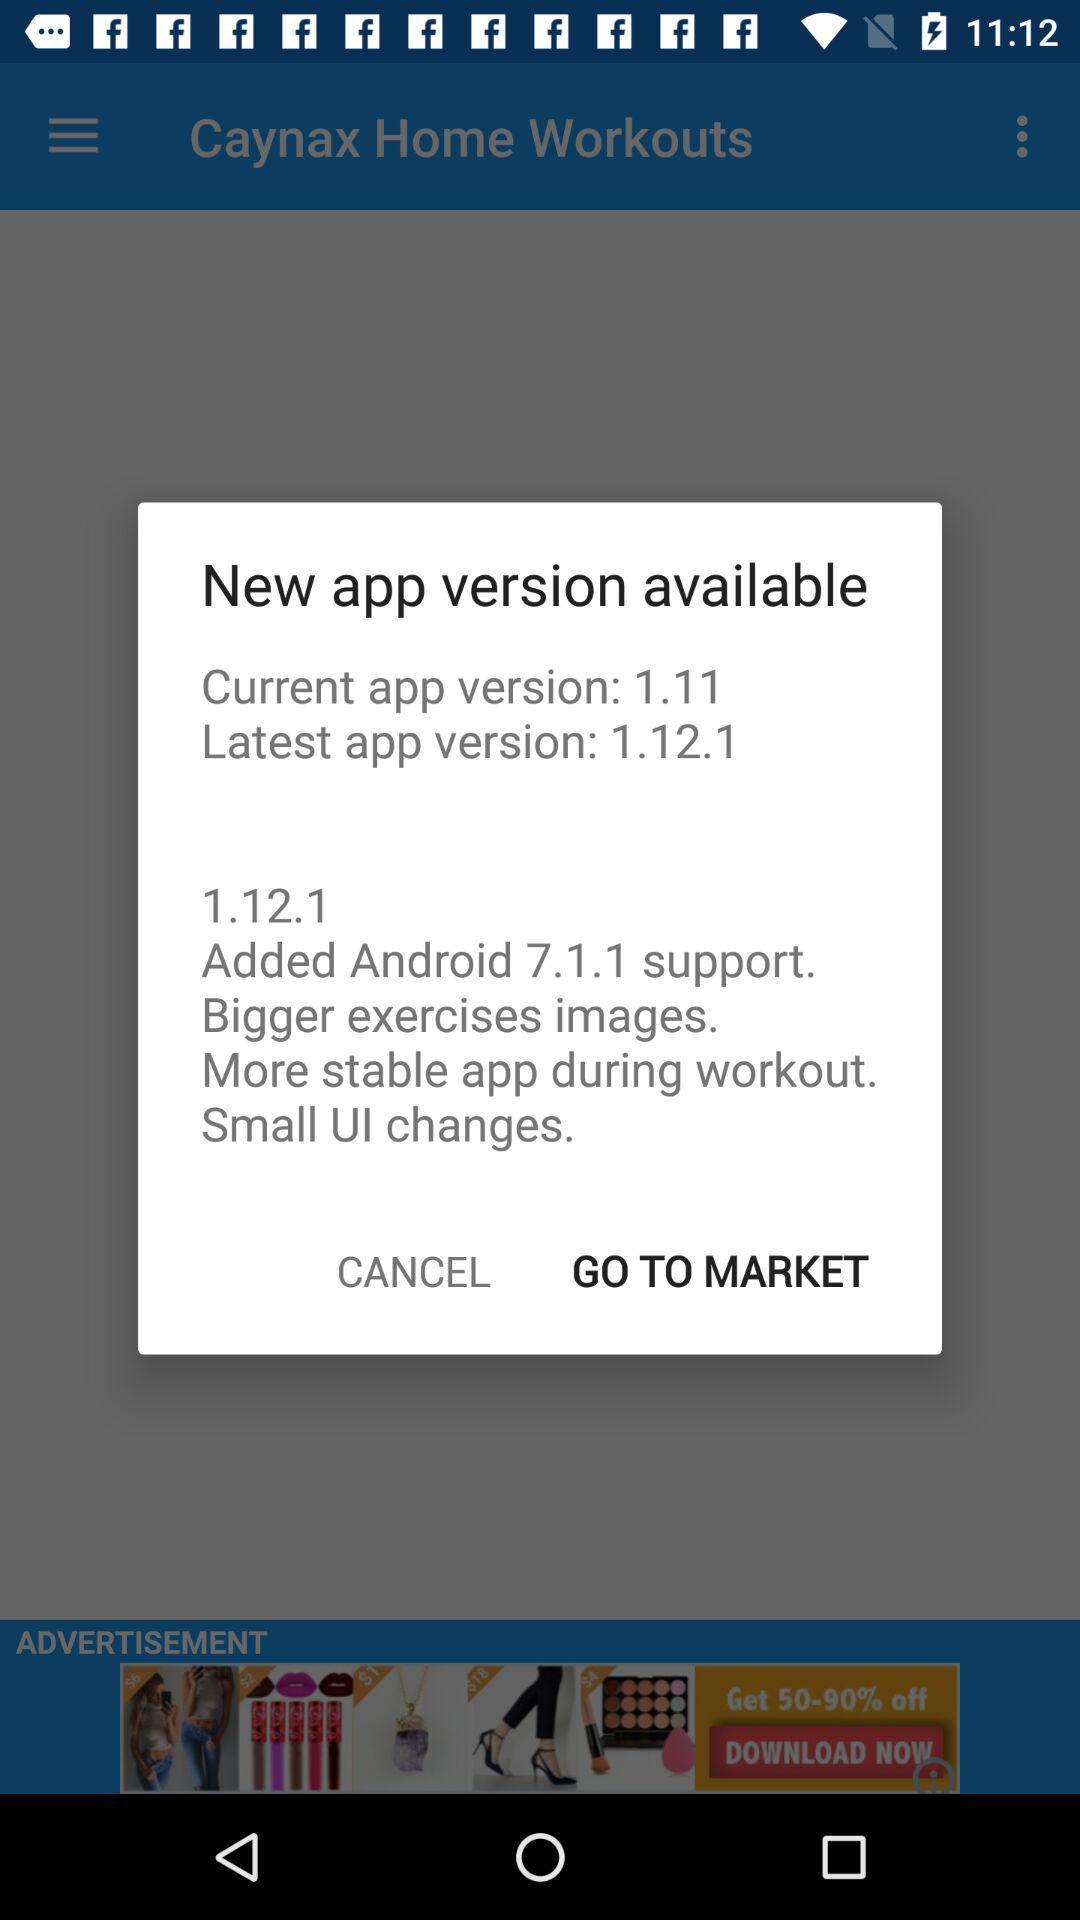 The width and height of the screenshot is (1080, 1920). What do you see at coordinates (720, 1269) in the screenshot?
I see `go to market on the right` at bounding box center [720, 1269].